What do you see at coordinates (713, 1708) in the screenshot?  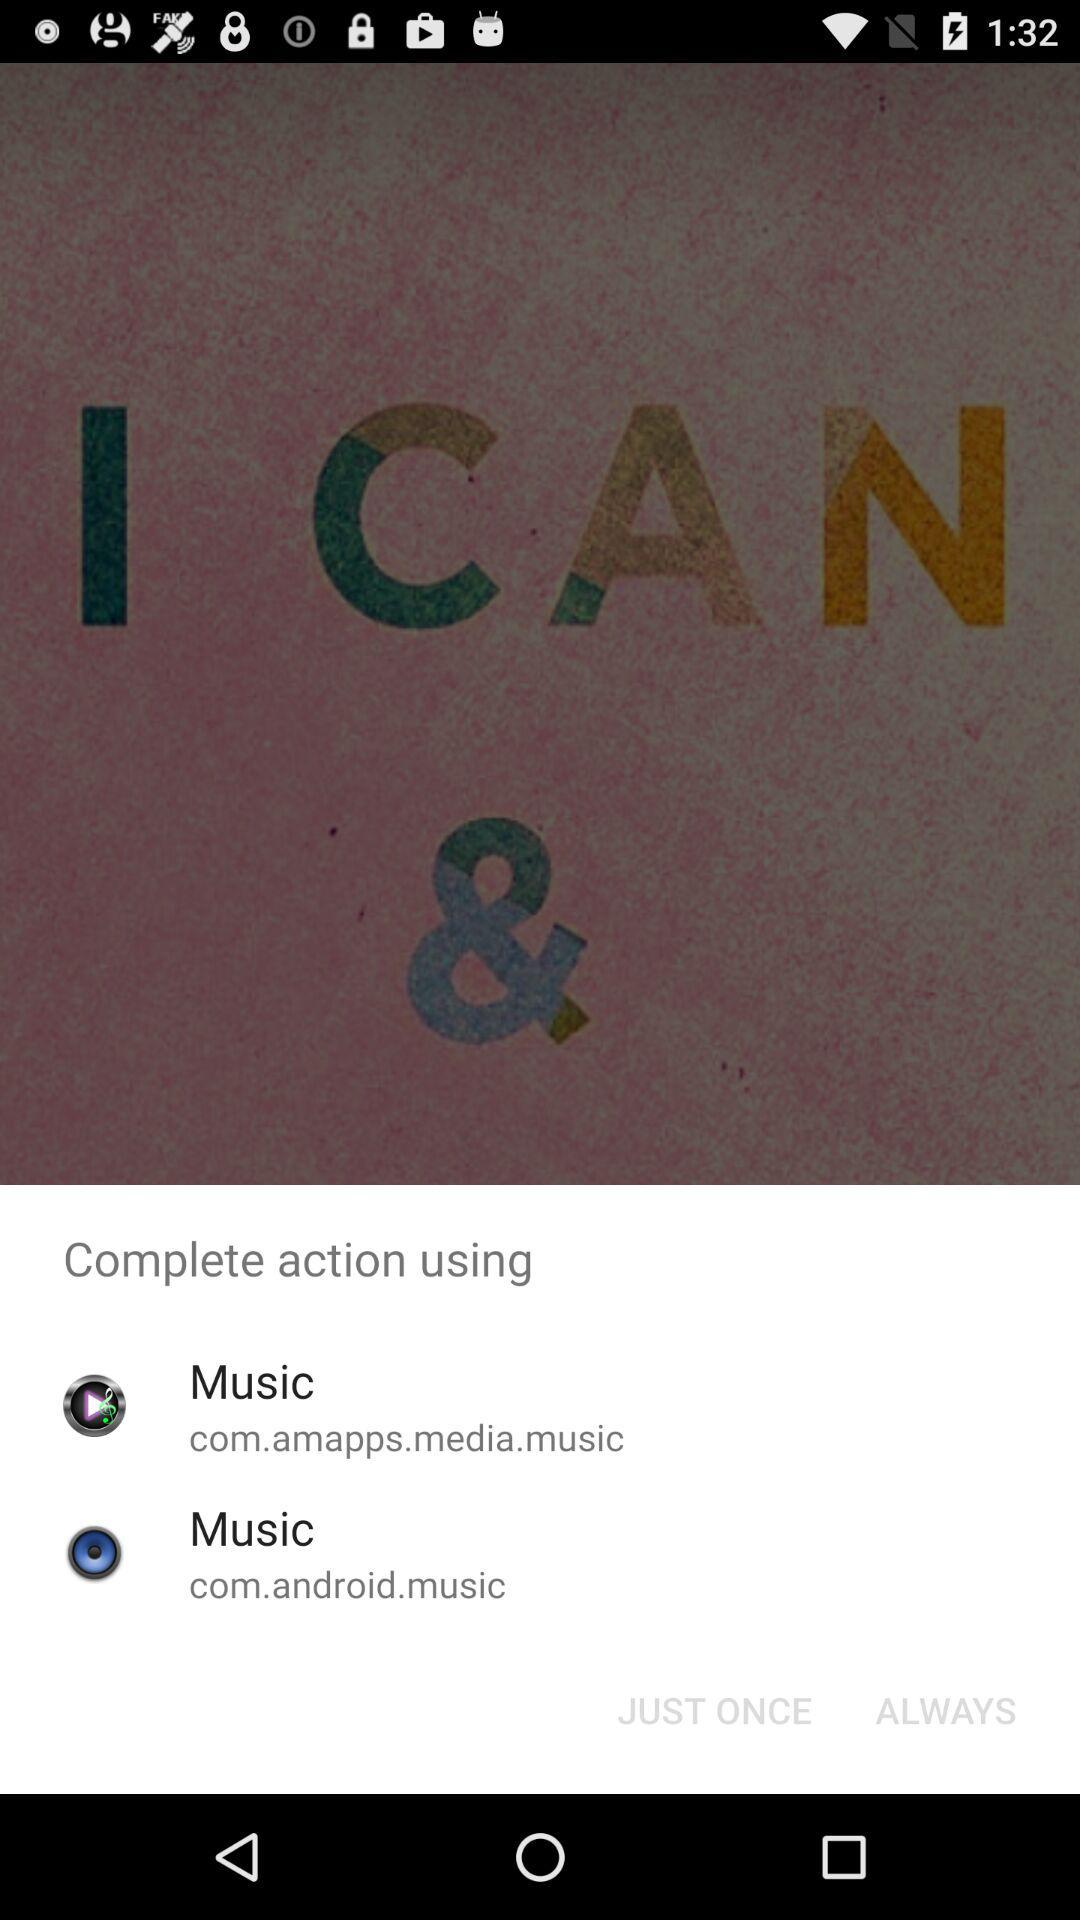 I see `the just once icon` at bounding box center [713, 1708].